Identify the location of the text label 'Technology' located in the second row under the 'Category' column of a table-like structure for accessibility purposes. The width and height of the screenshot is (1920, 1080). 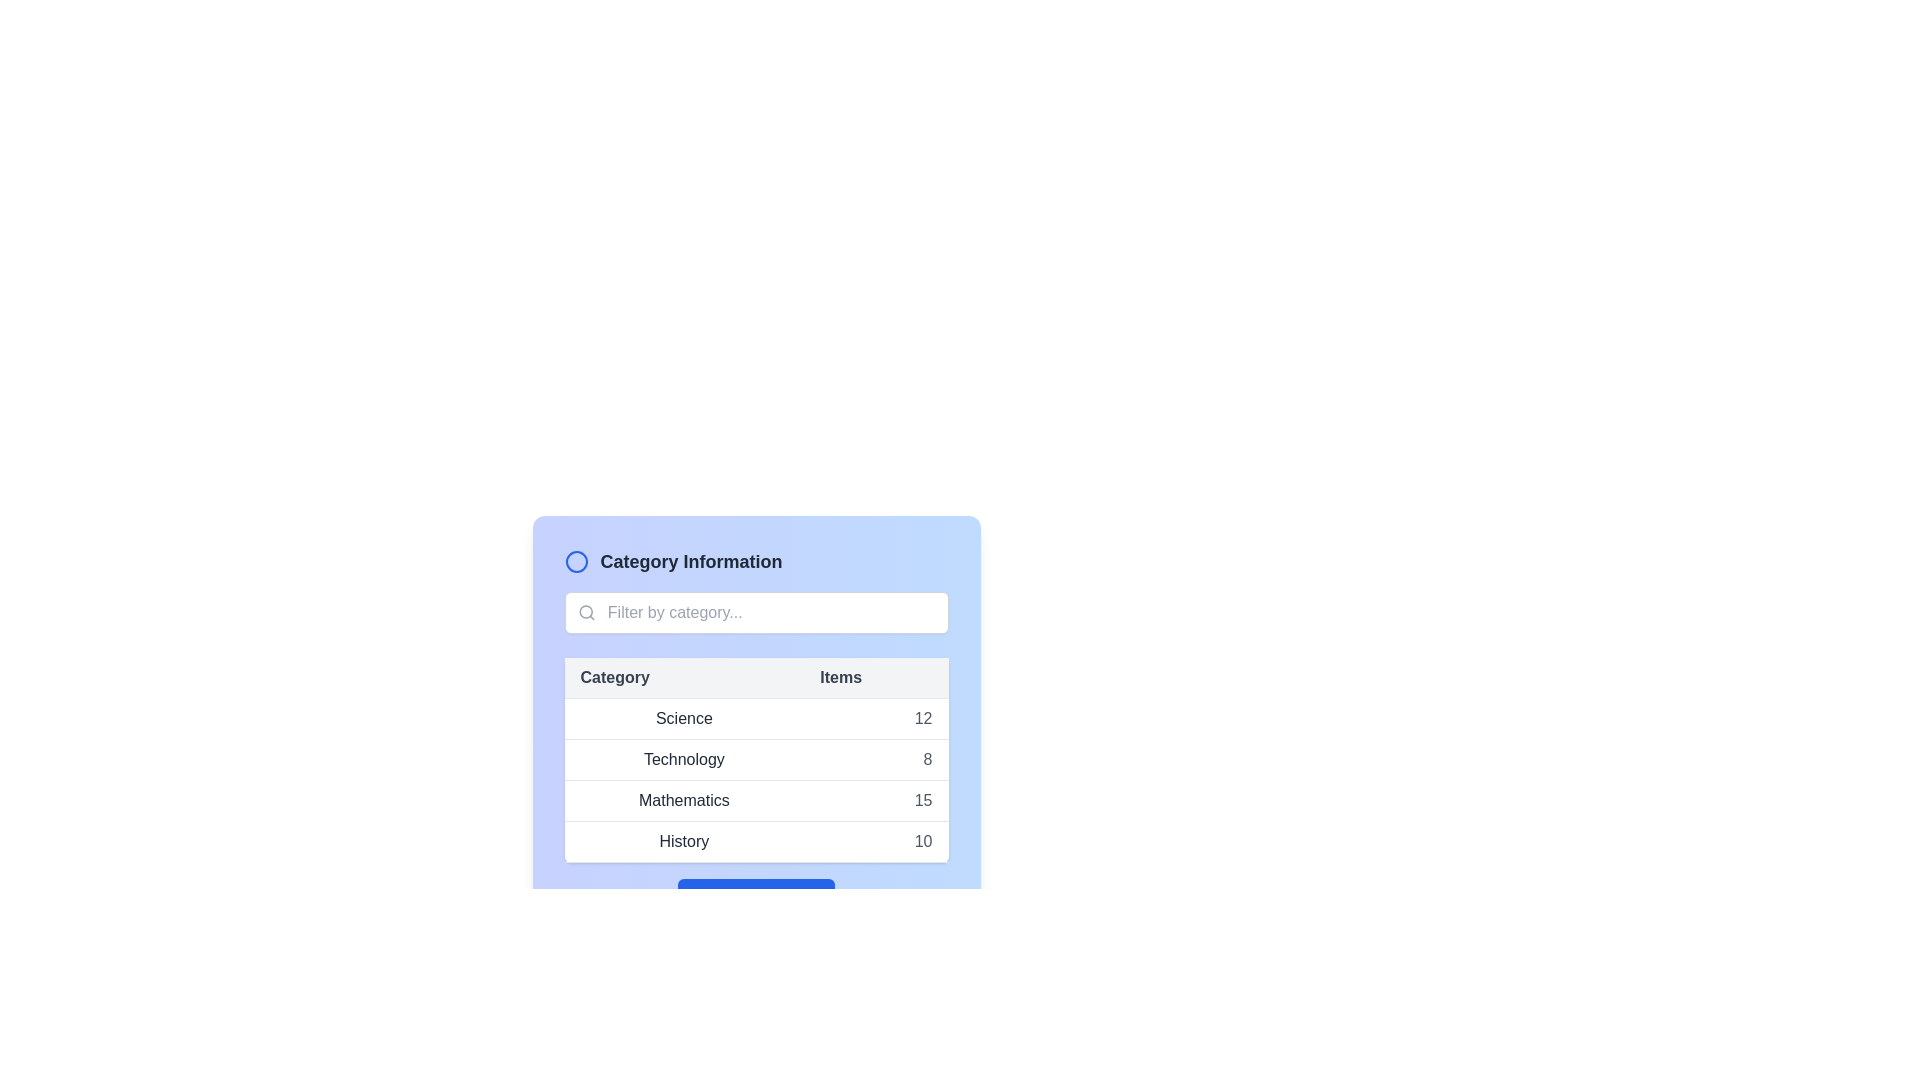
(684, 759).